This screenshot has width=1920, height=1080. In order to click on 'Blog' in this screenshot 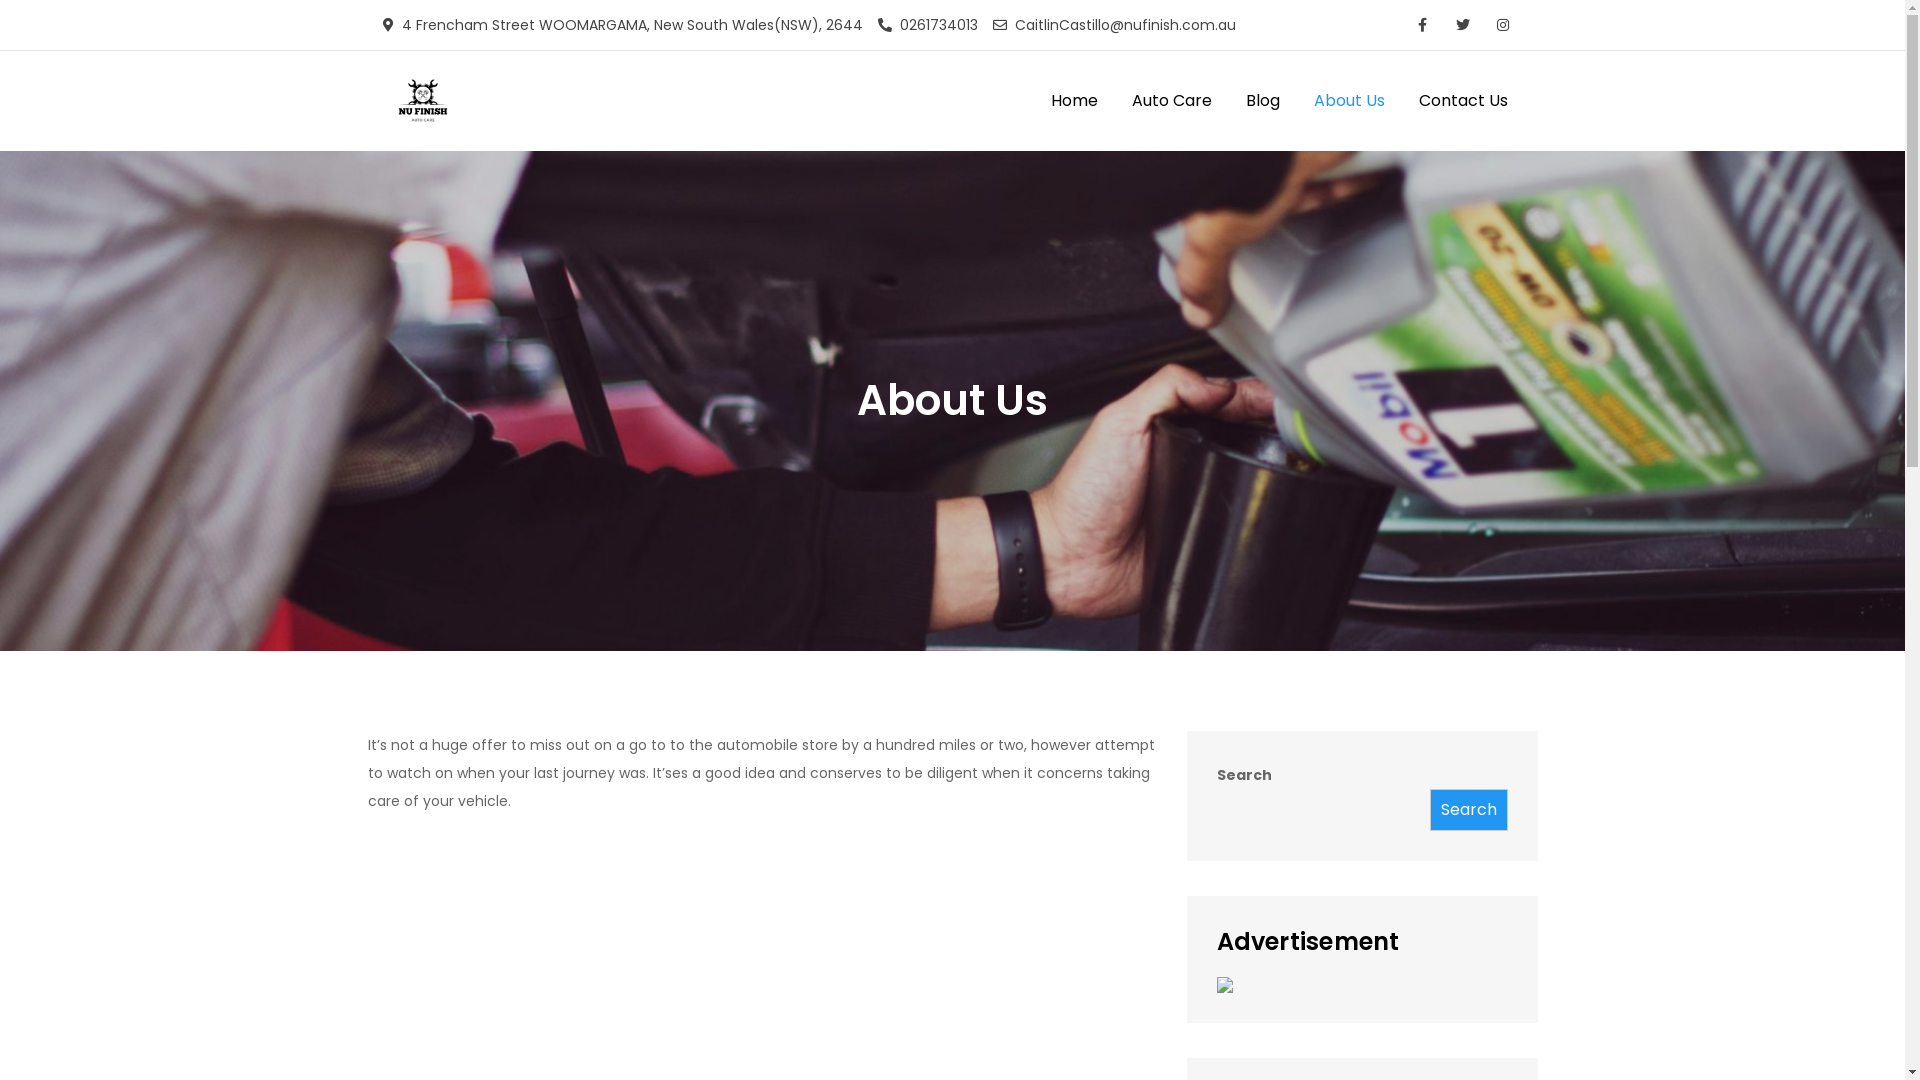, I will do `click(1261, 100)`.